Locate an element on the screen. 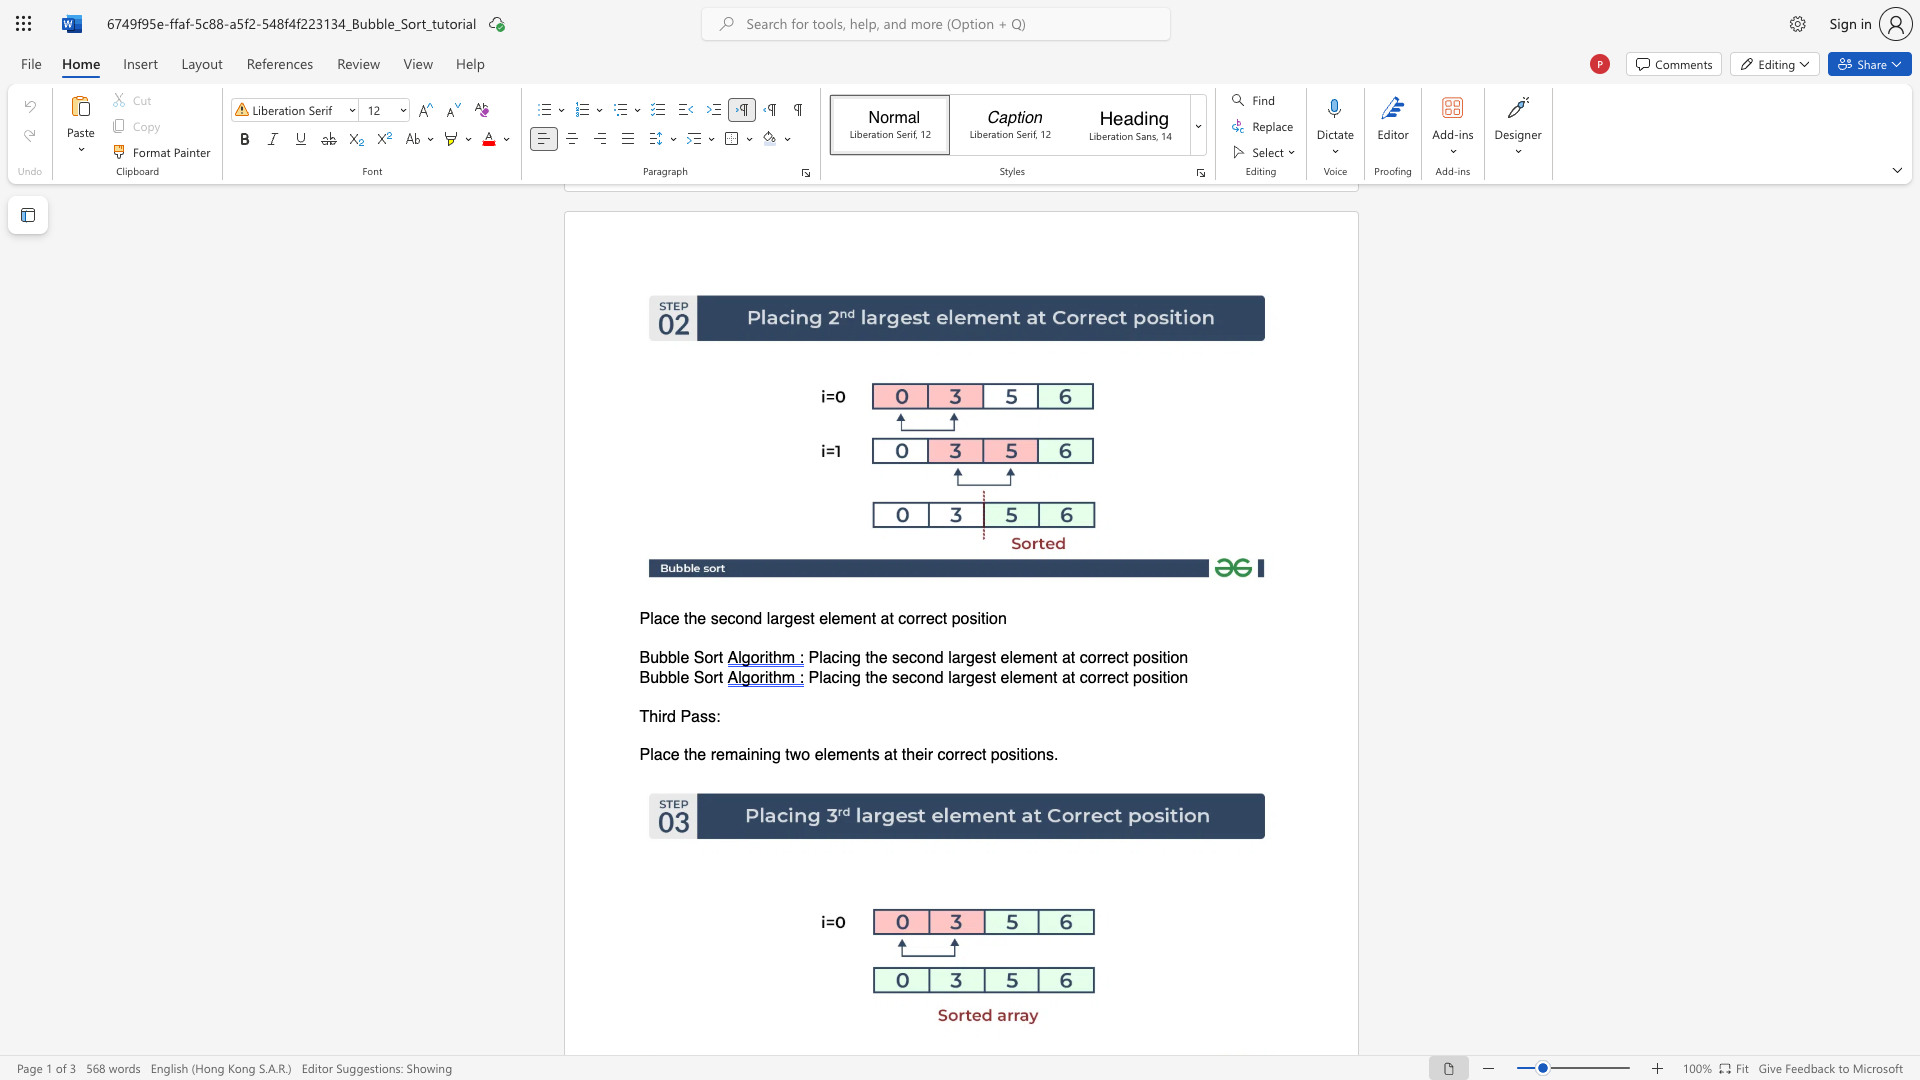  the 2th character "s" in the text is located at coordinates (711, 715).